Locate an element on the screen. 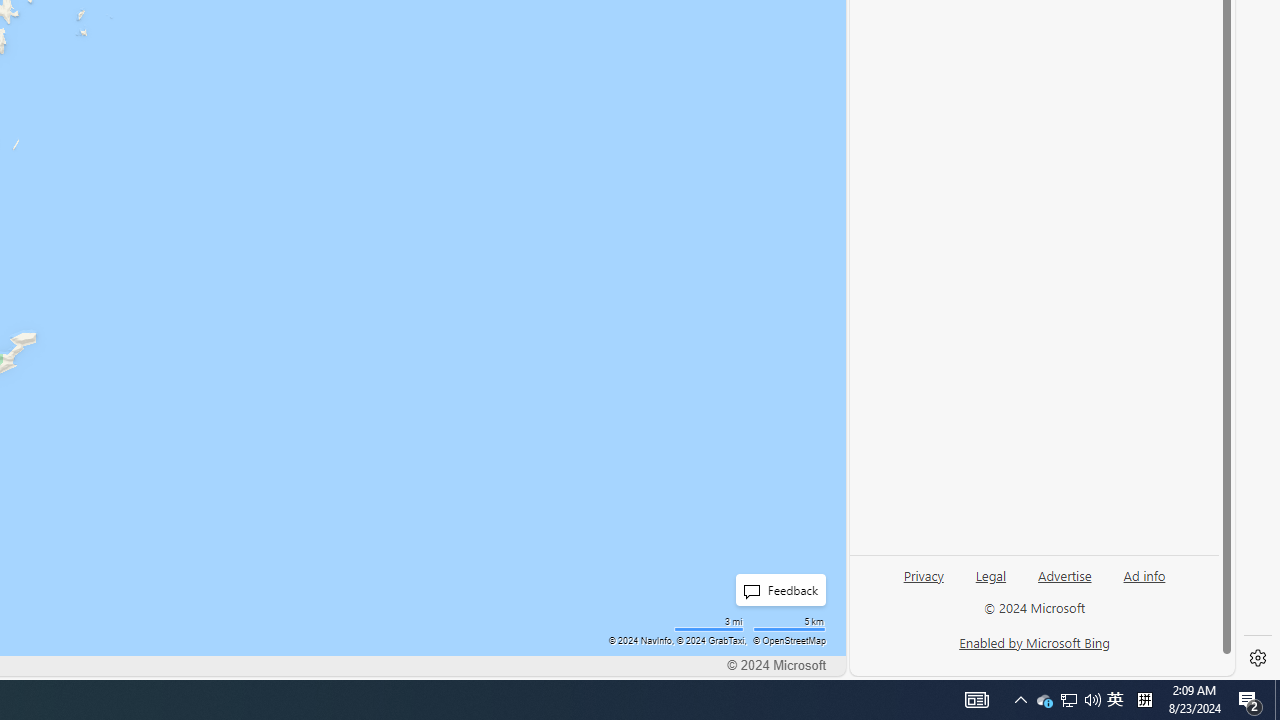  'Ad info' is located at coordinates (1144, 574).